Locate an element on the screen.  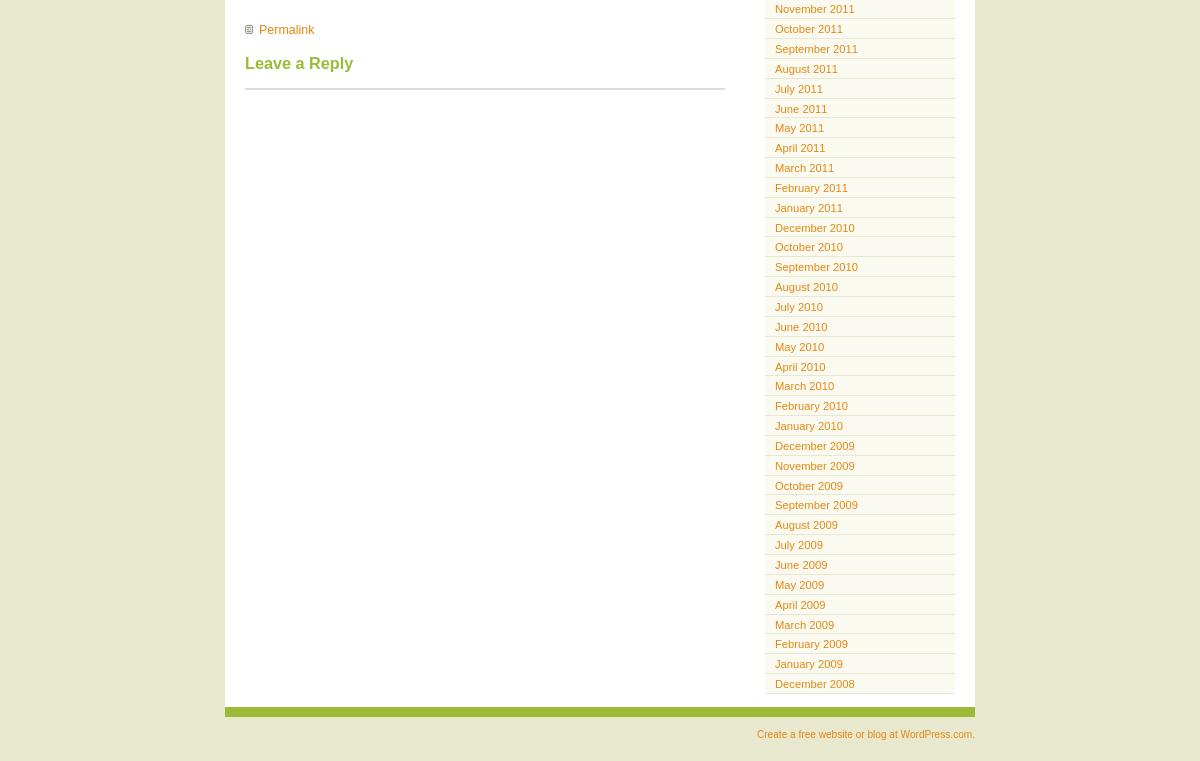
'November 2009' is located at coordinates (813, 463).